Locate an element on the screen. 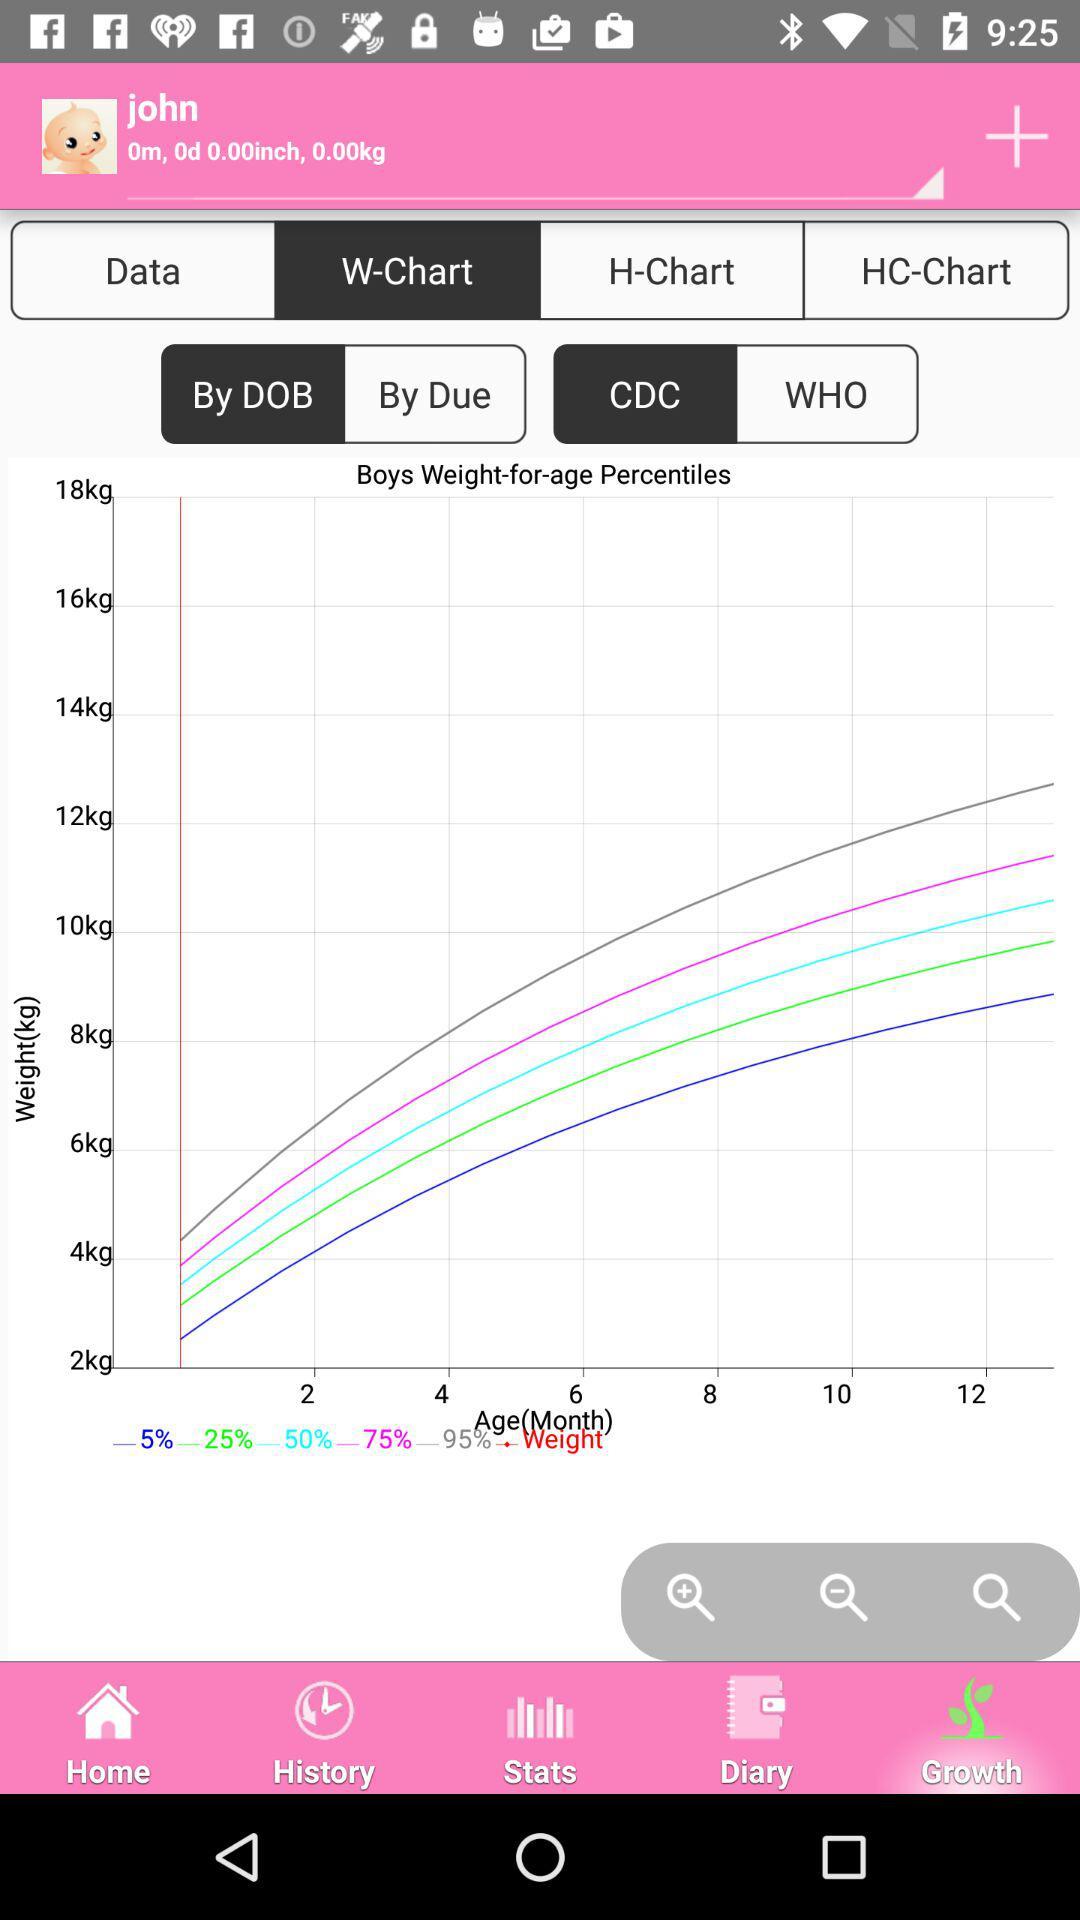  the item next to the by due icon is located at coordinates (645, 394).